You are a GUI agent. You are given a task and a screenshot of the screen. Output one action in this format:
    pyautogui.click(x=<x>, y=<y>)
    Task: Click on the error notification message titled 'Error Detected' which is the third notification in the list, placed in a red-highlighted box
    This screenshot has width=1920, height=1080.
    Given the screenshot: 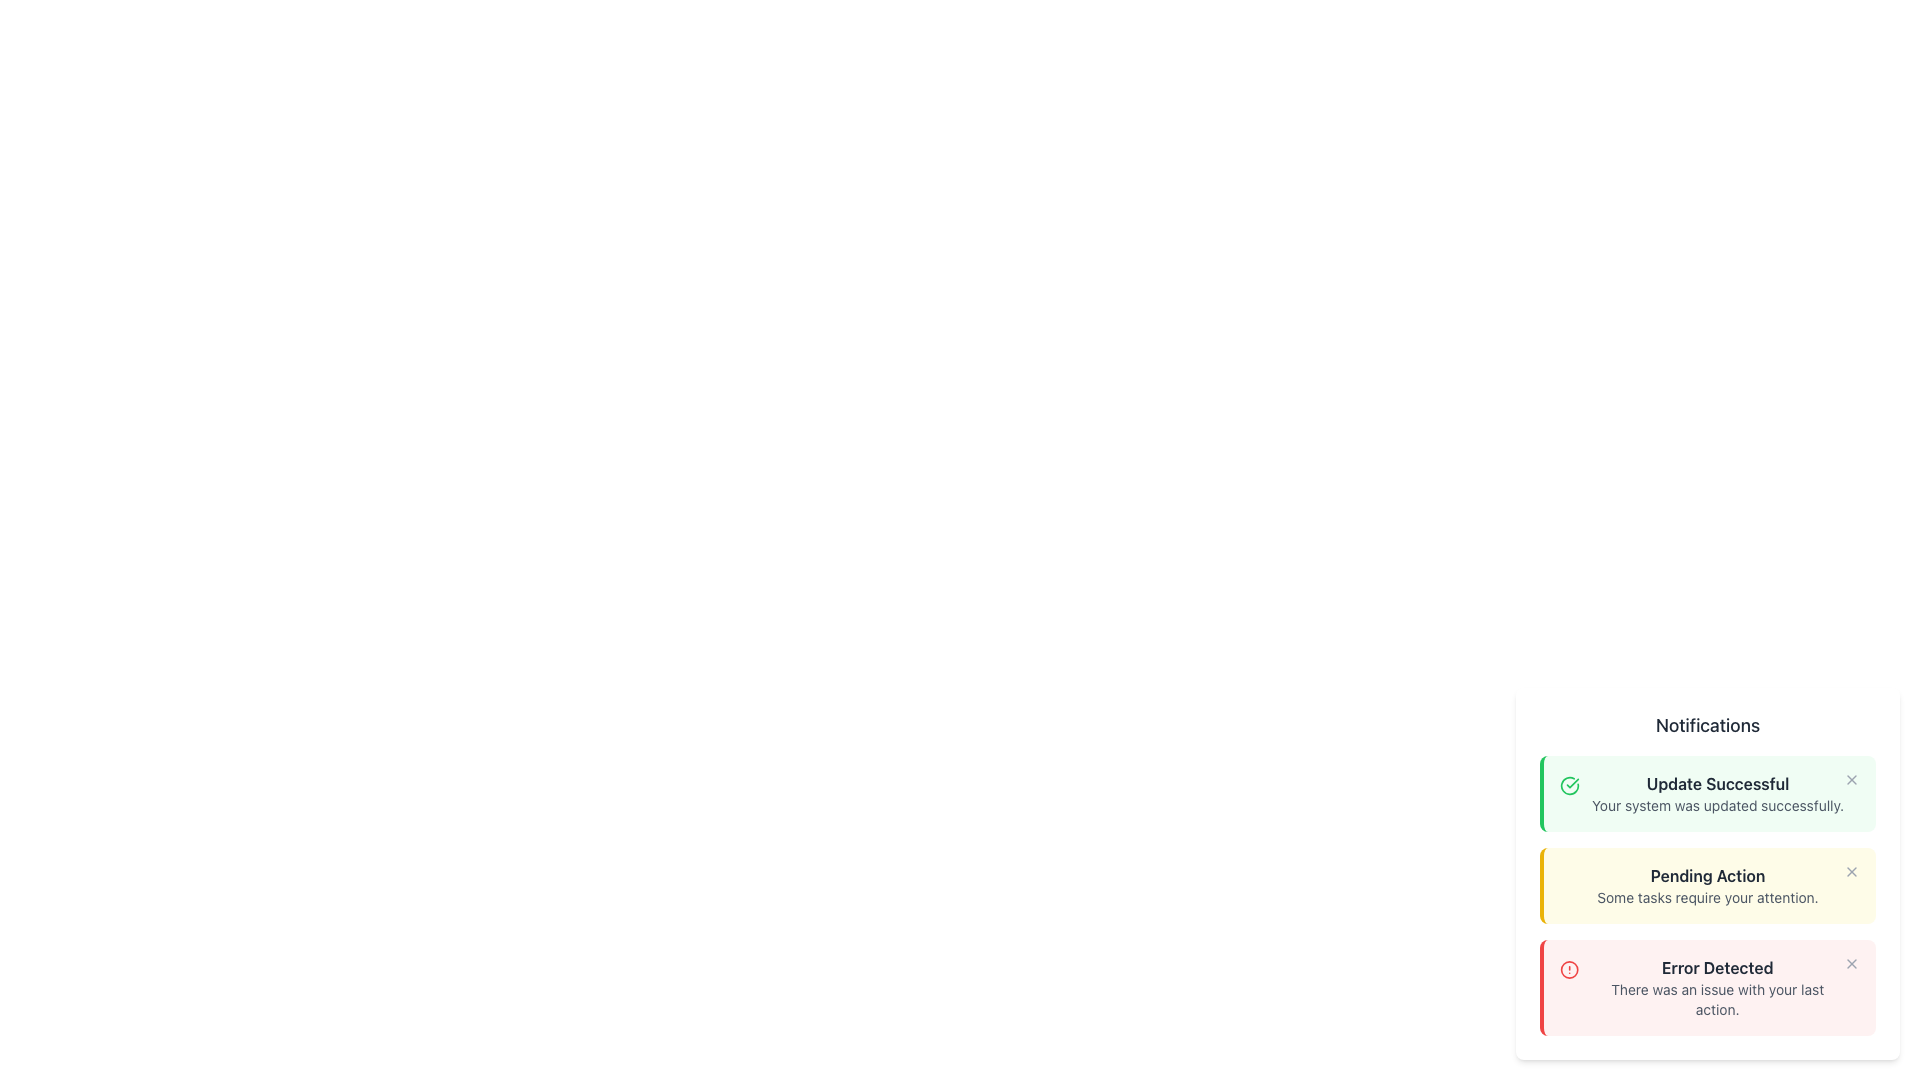 What is the action you would take?
    pyautogui.click(x=1716, y=986)
    